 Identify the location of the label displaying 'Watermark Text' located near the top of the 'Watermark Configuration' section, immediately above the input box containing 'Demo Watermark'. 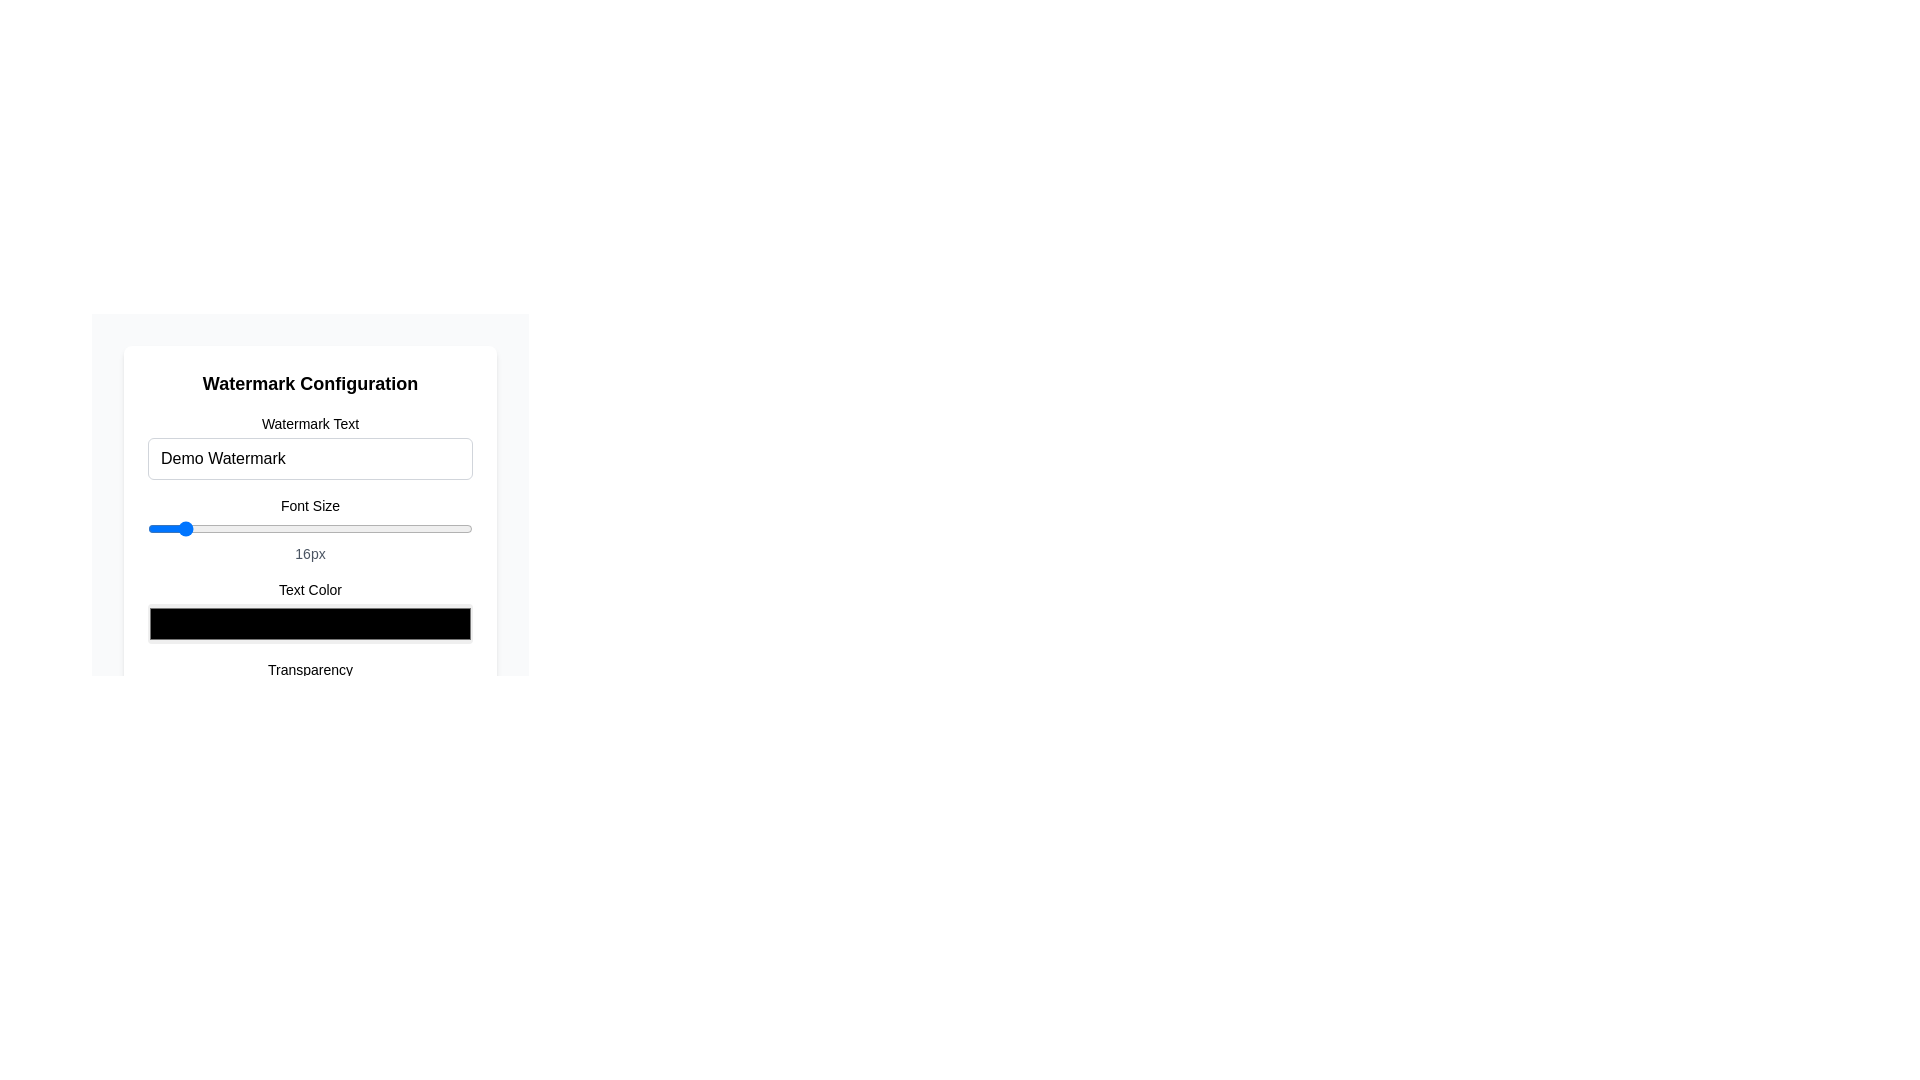
(309, 423).